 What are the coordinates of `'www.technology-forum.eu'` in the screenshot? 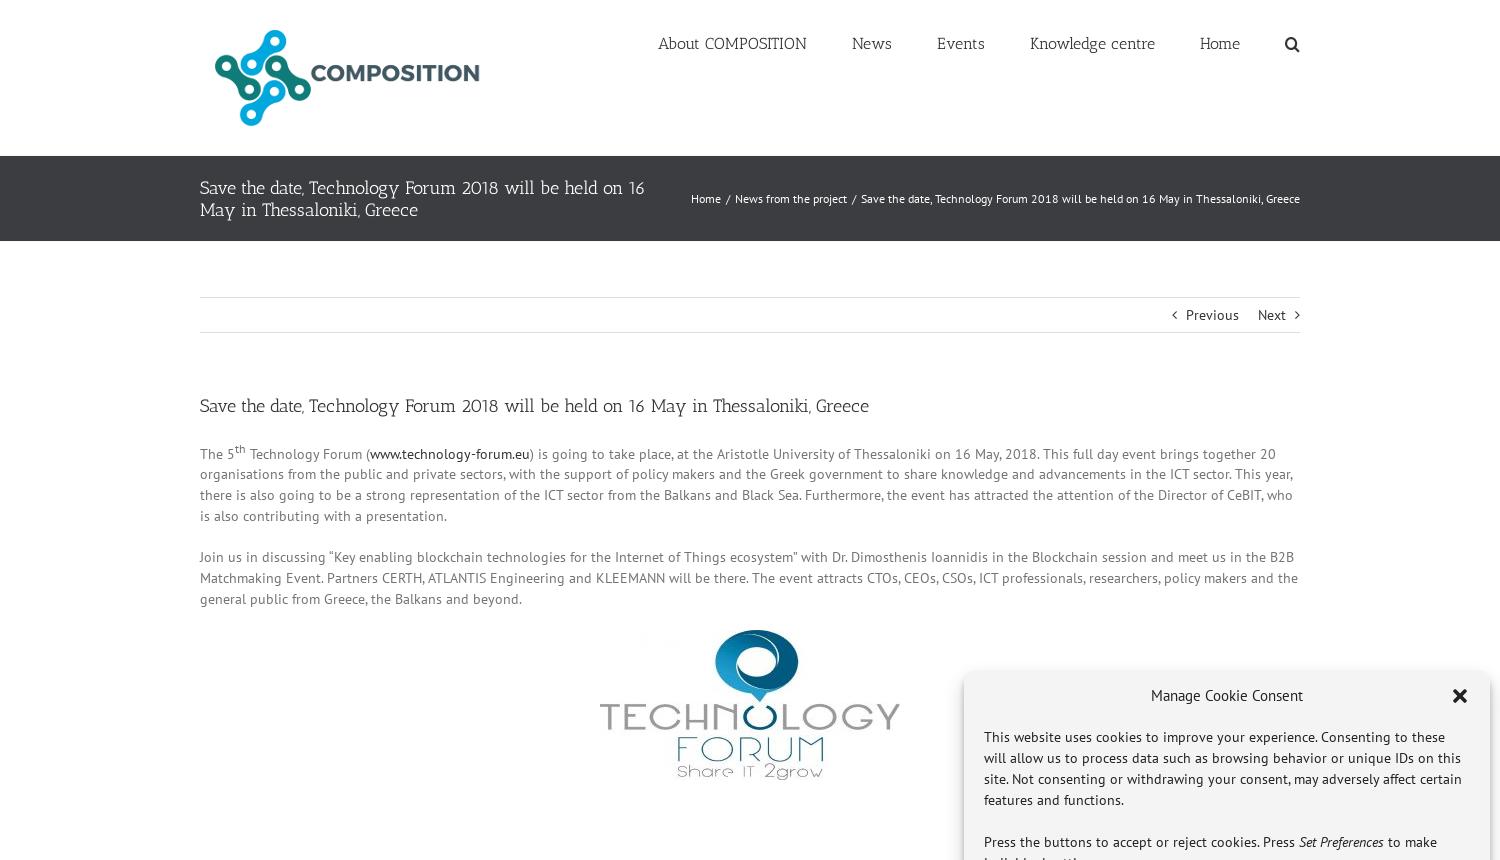 It's located at (449, 452).